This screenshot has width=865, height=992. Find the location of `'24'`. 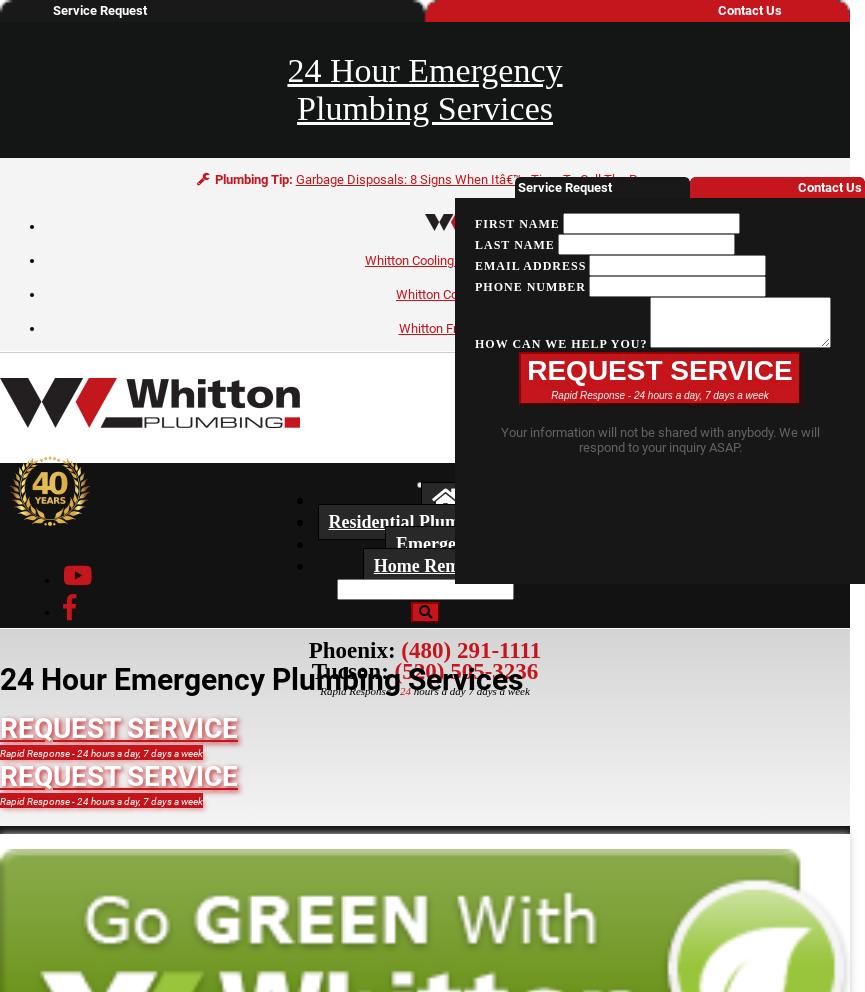

'24' is located at coordinates (404, 690).